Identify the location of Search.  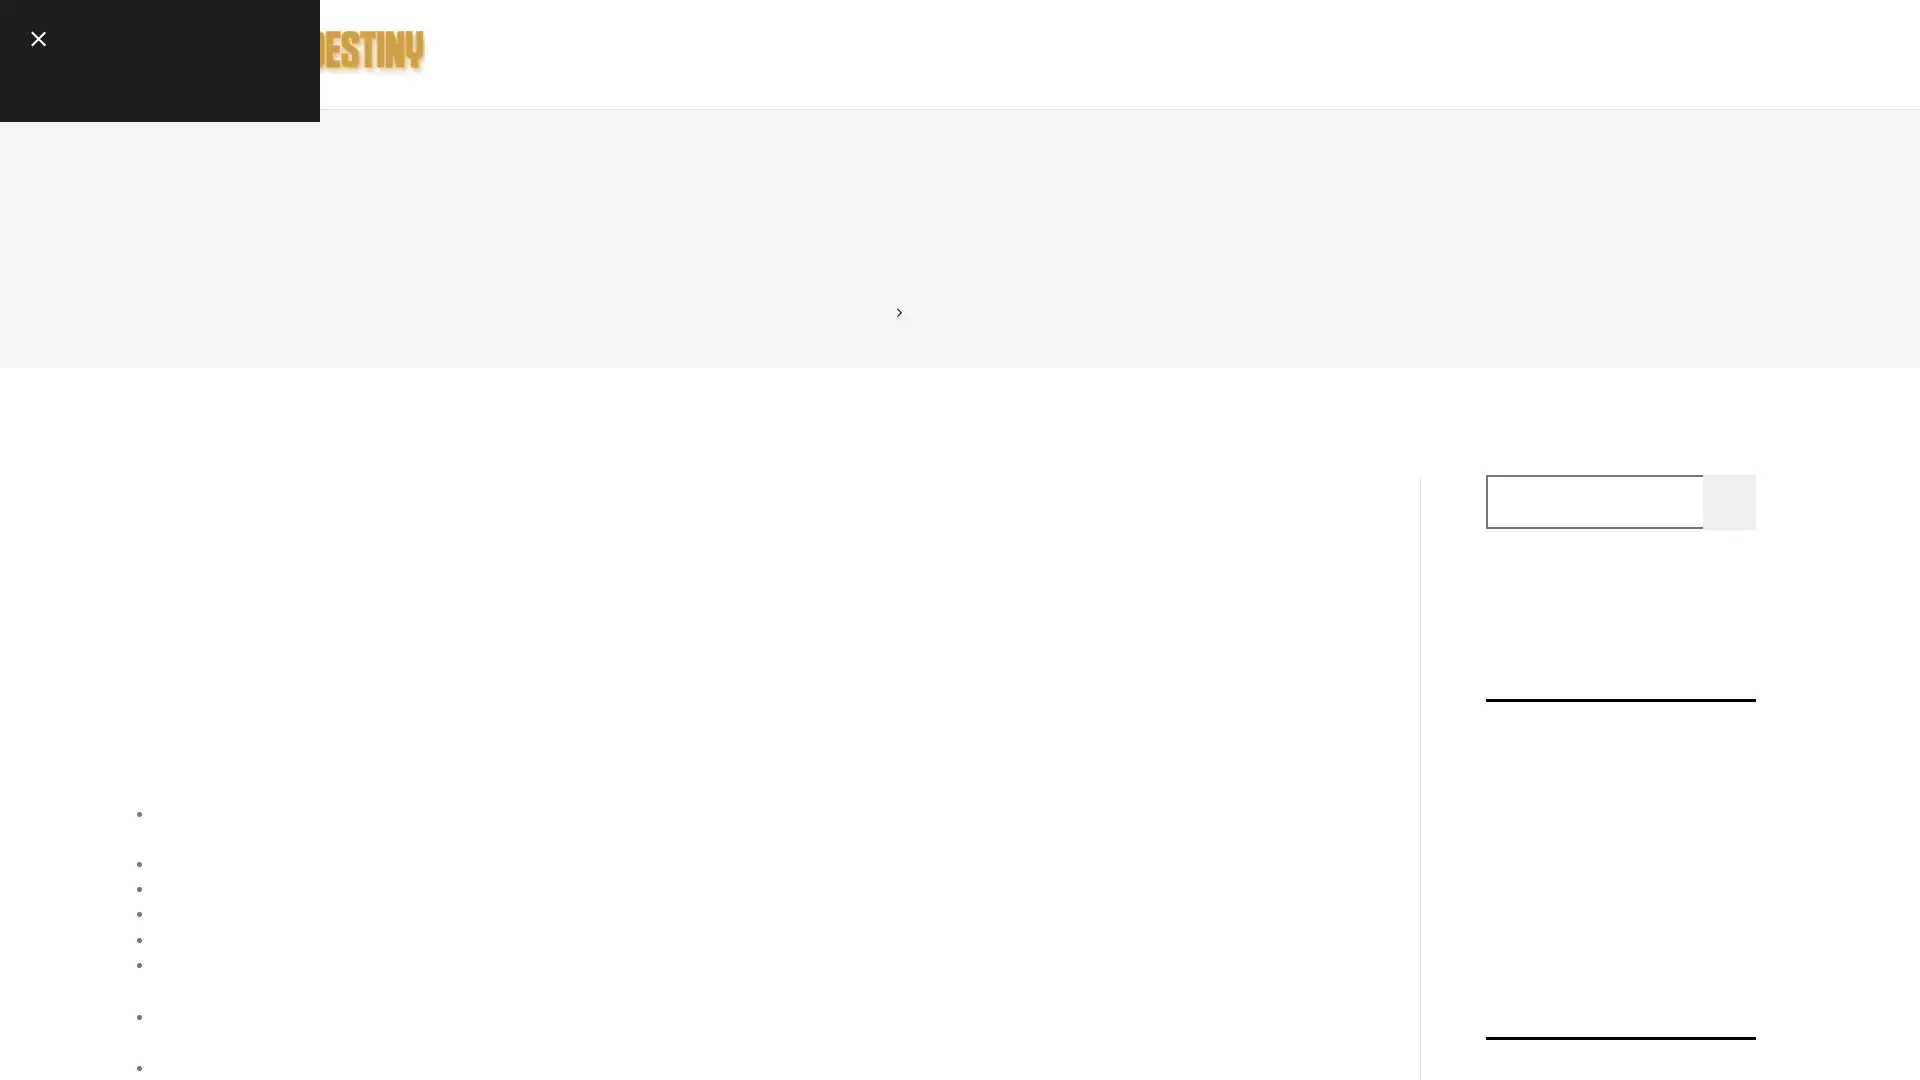
(1728, 514).